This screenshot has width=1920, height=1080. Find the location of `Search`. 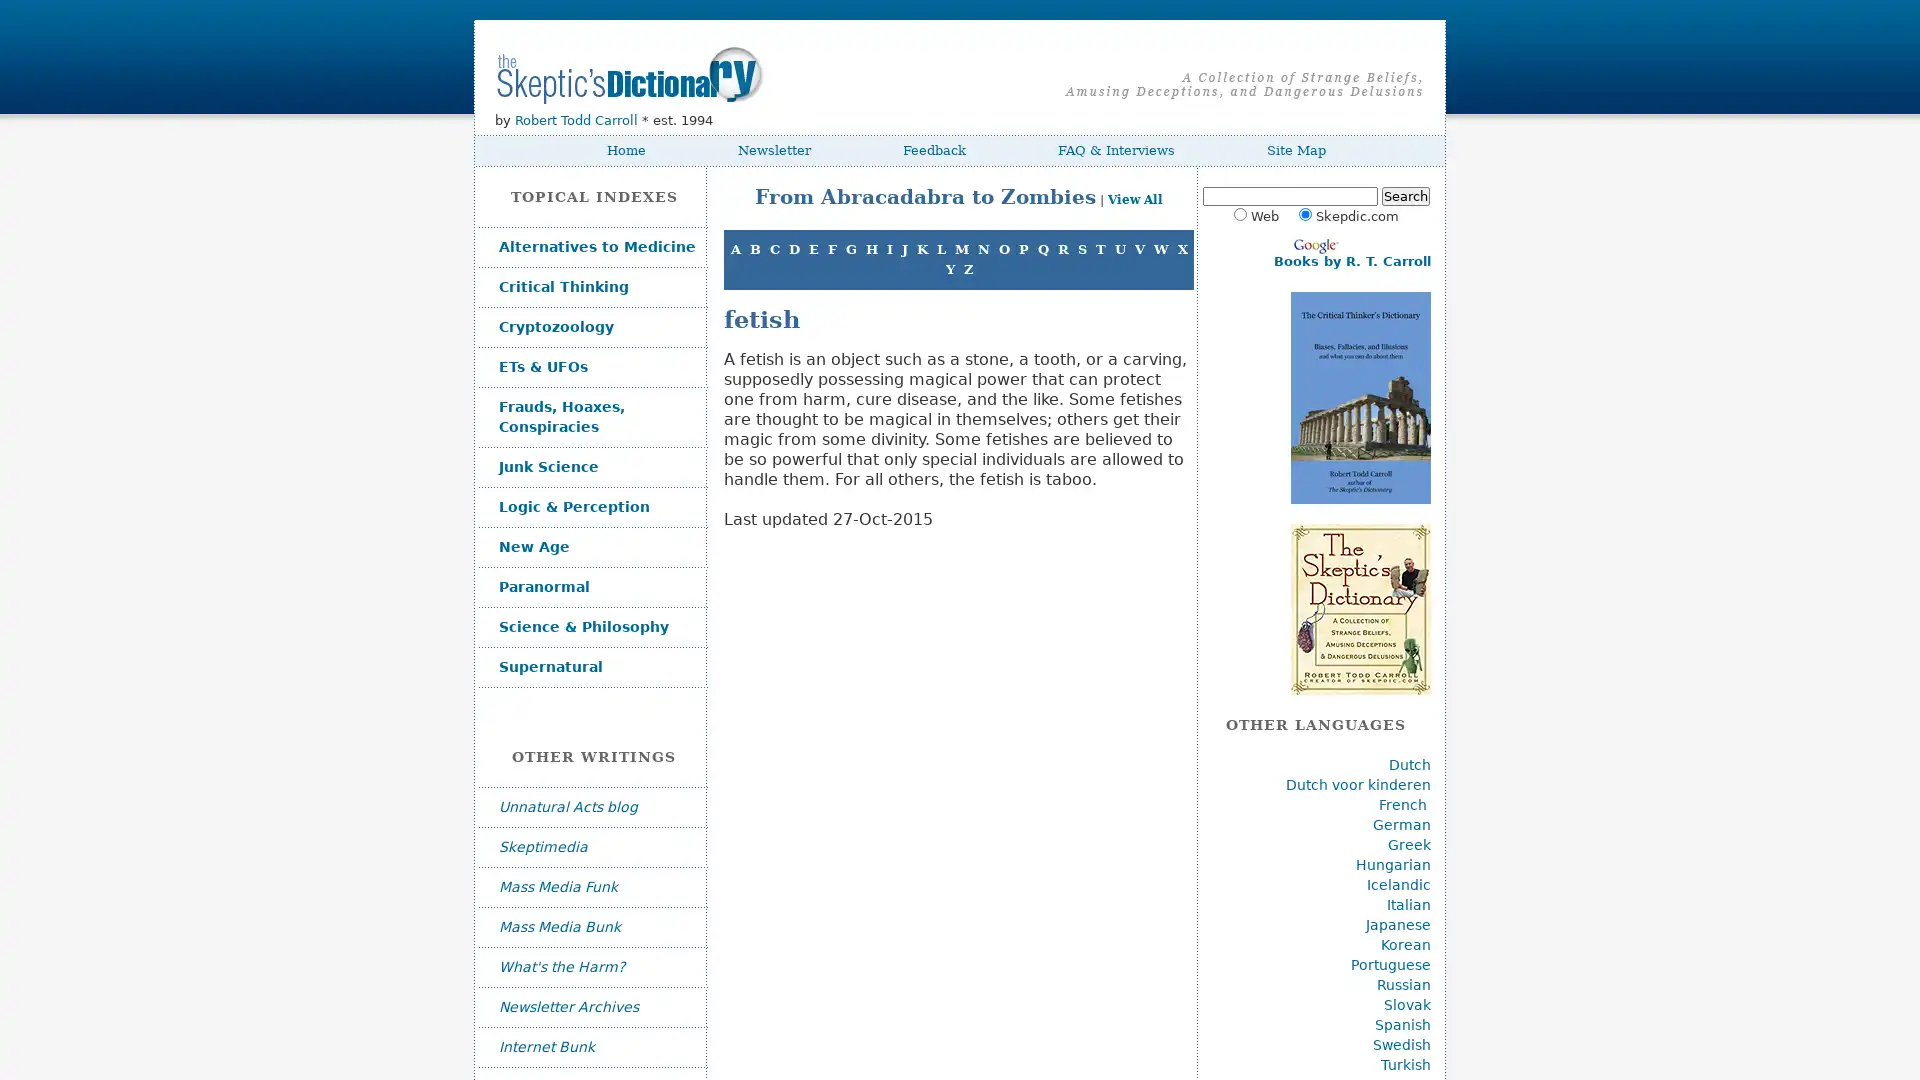

Search is located at coordinates (1404, 196).